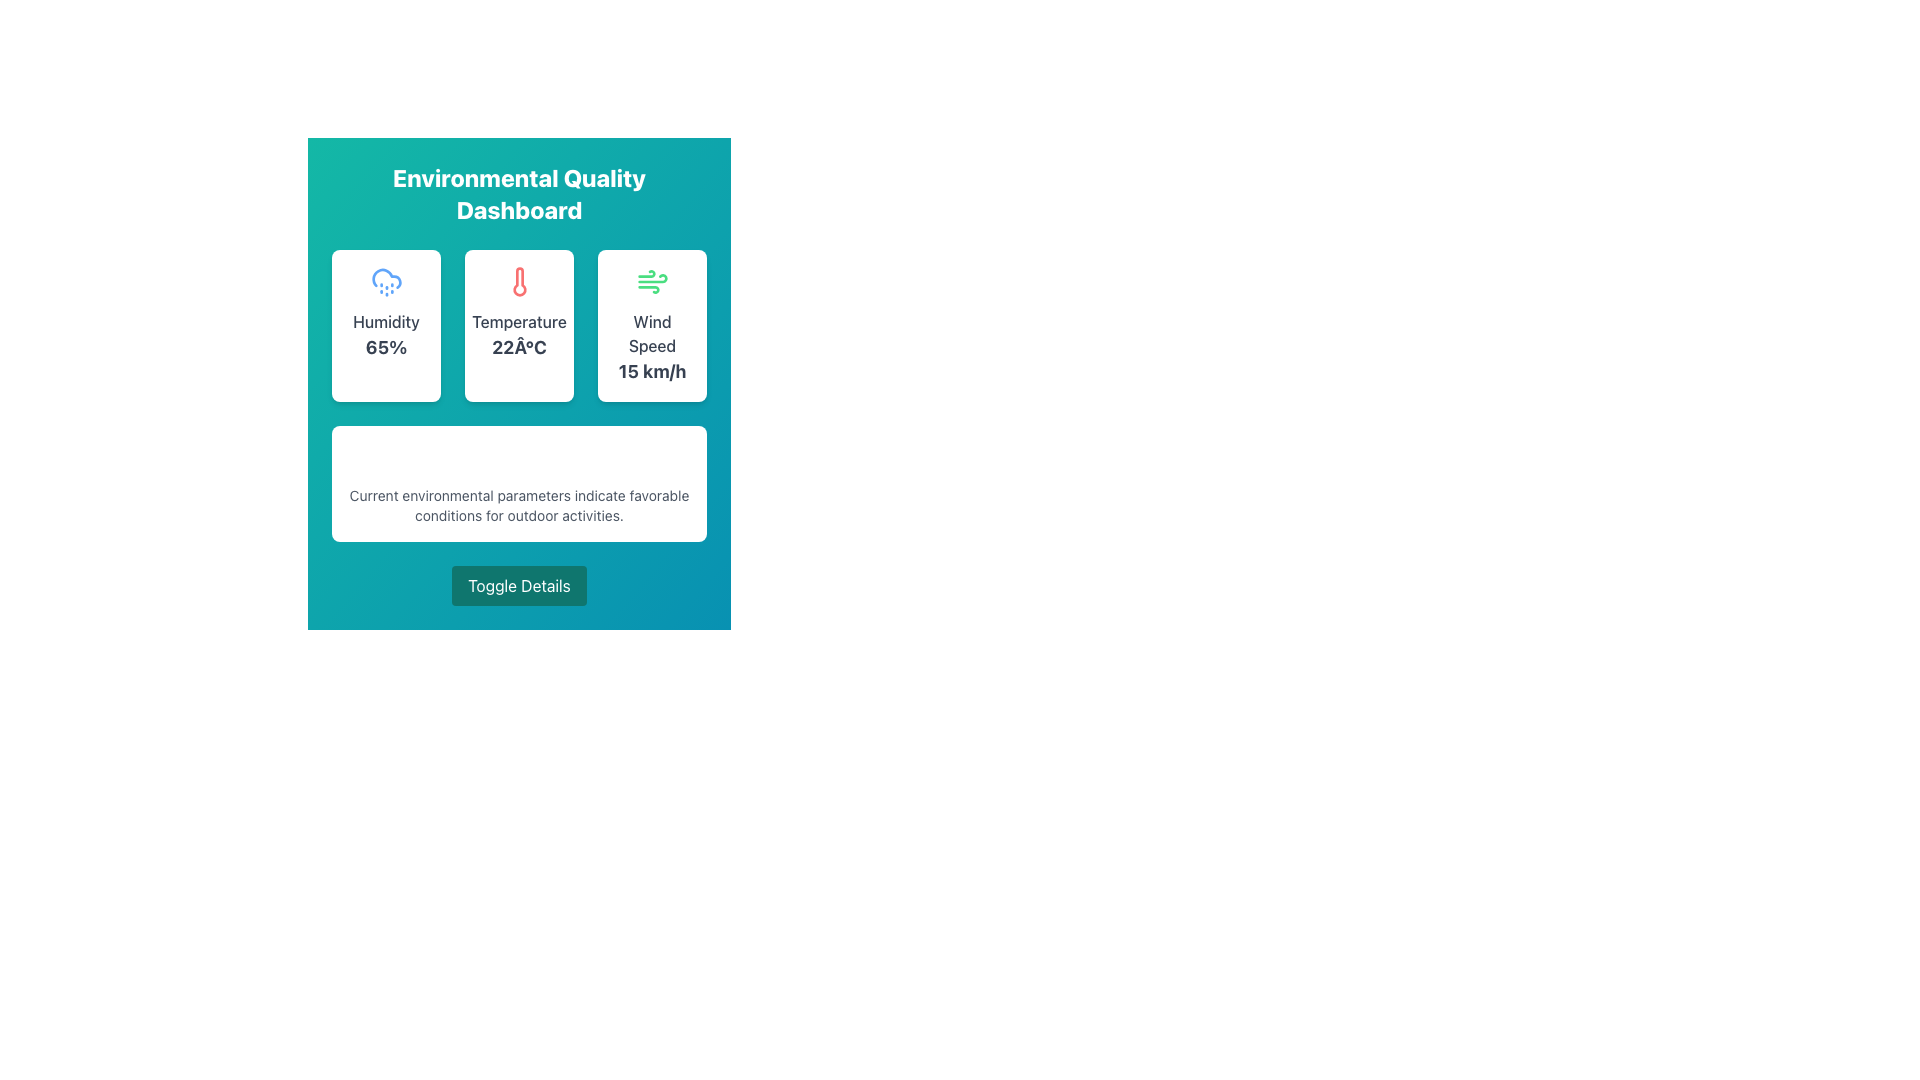 Image resolution: width=1920 pixels, height=1080 pixels. Describe the element at coordinates (519, 585) in the screenshot. I see `the toggle button located at the central lower part of the card` at that location.